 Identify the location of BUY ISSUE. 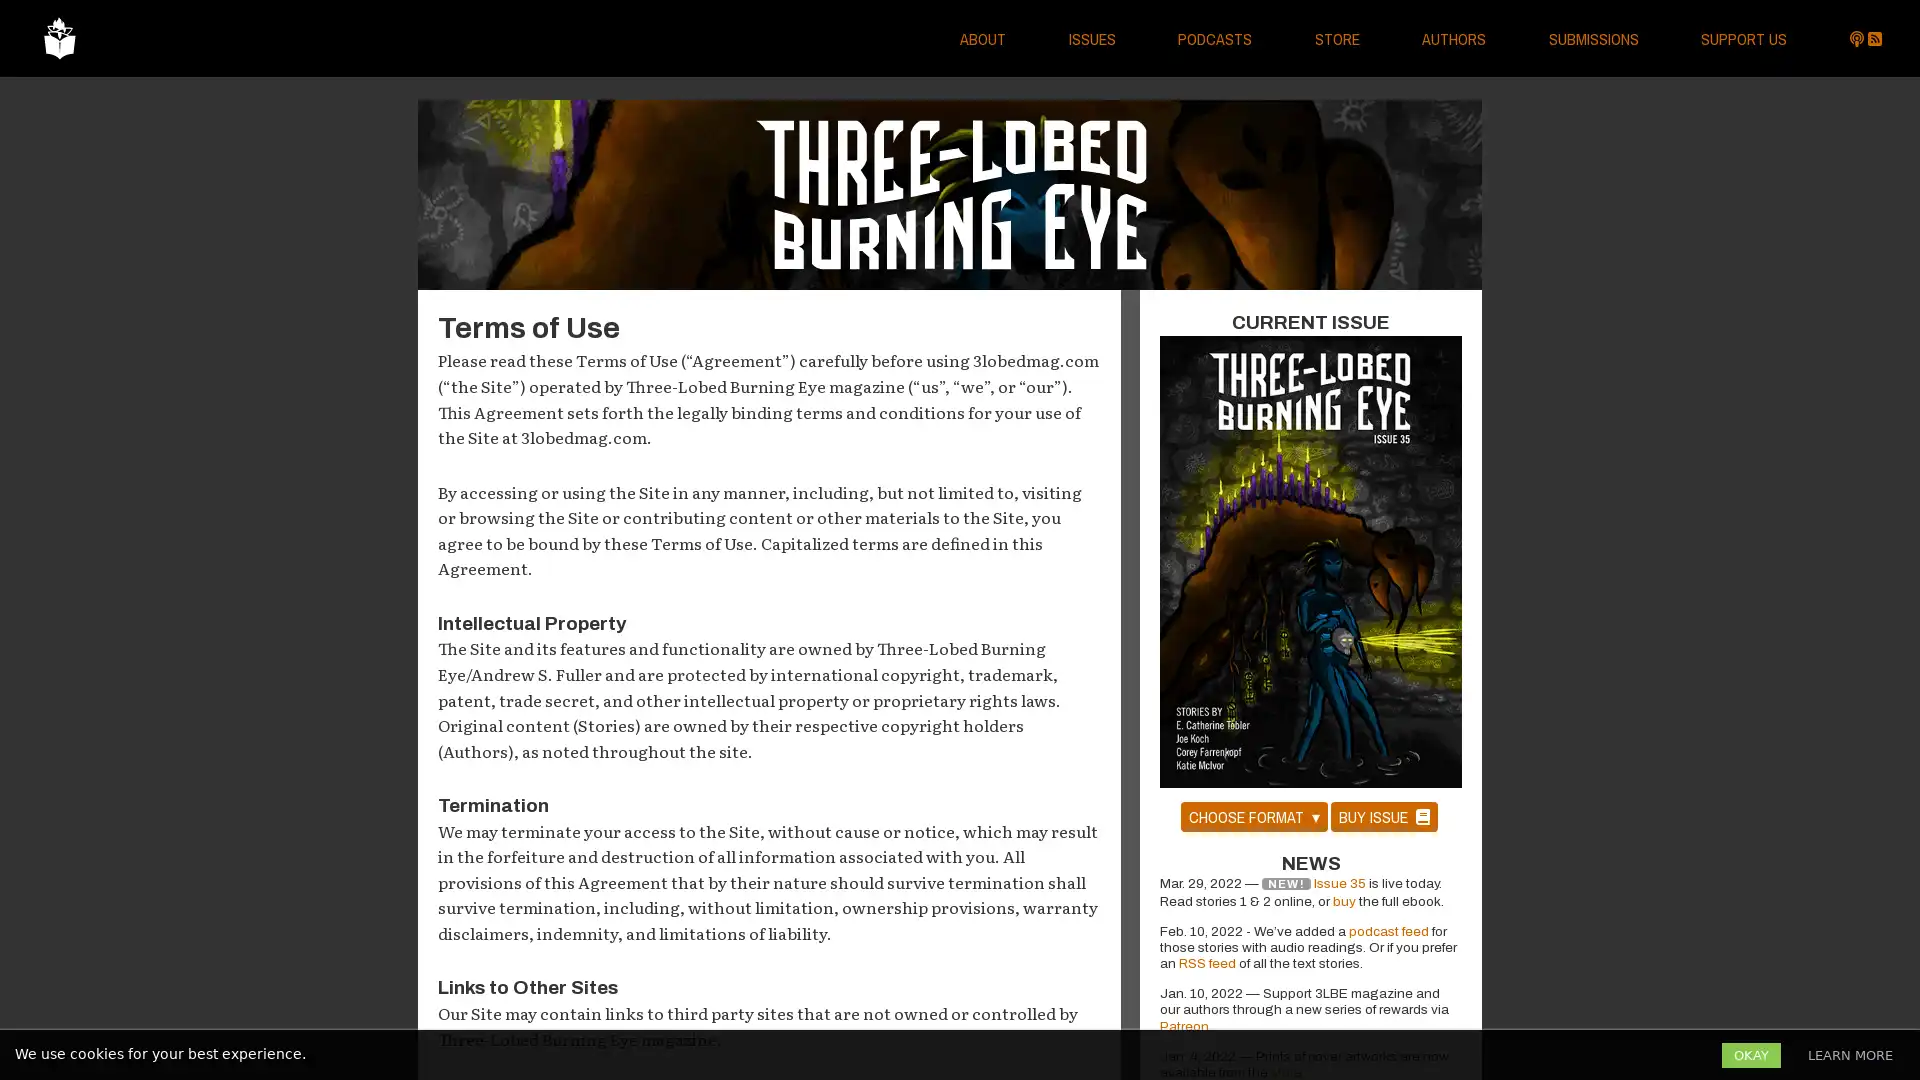
(1382, 816).